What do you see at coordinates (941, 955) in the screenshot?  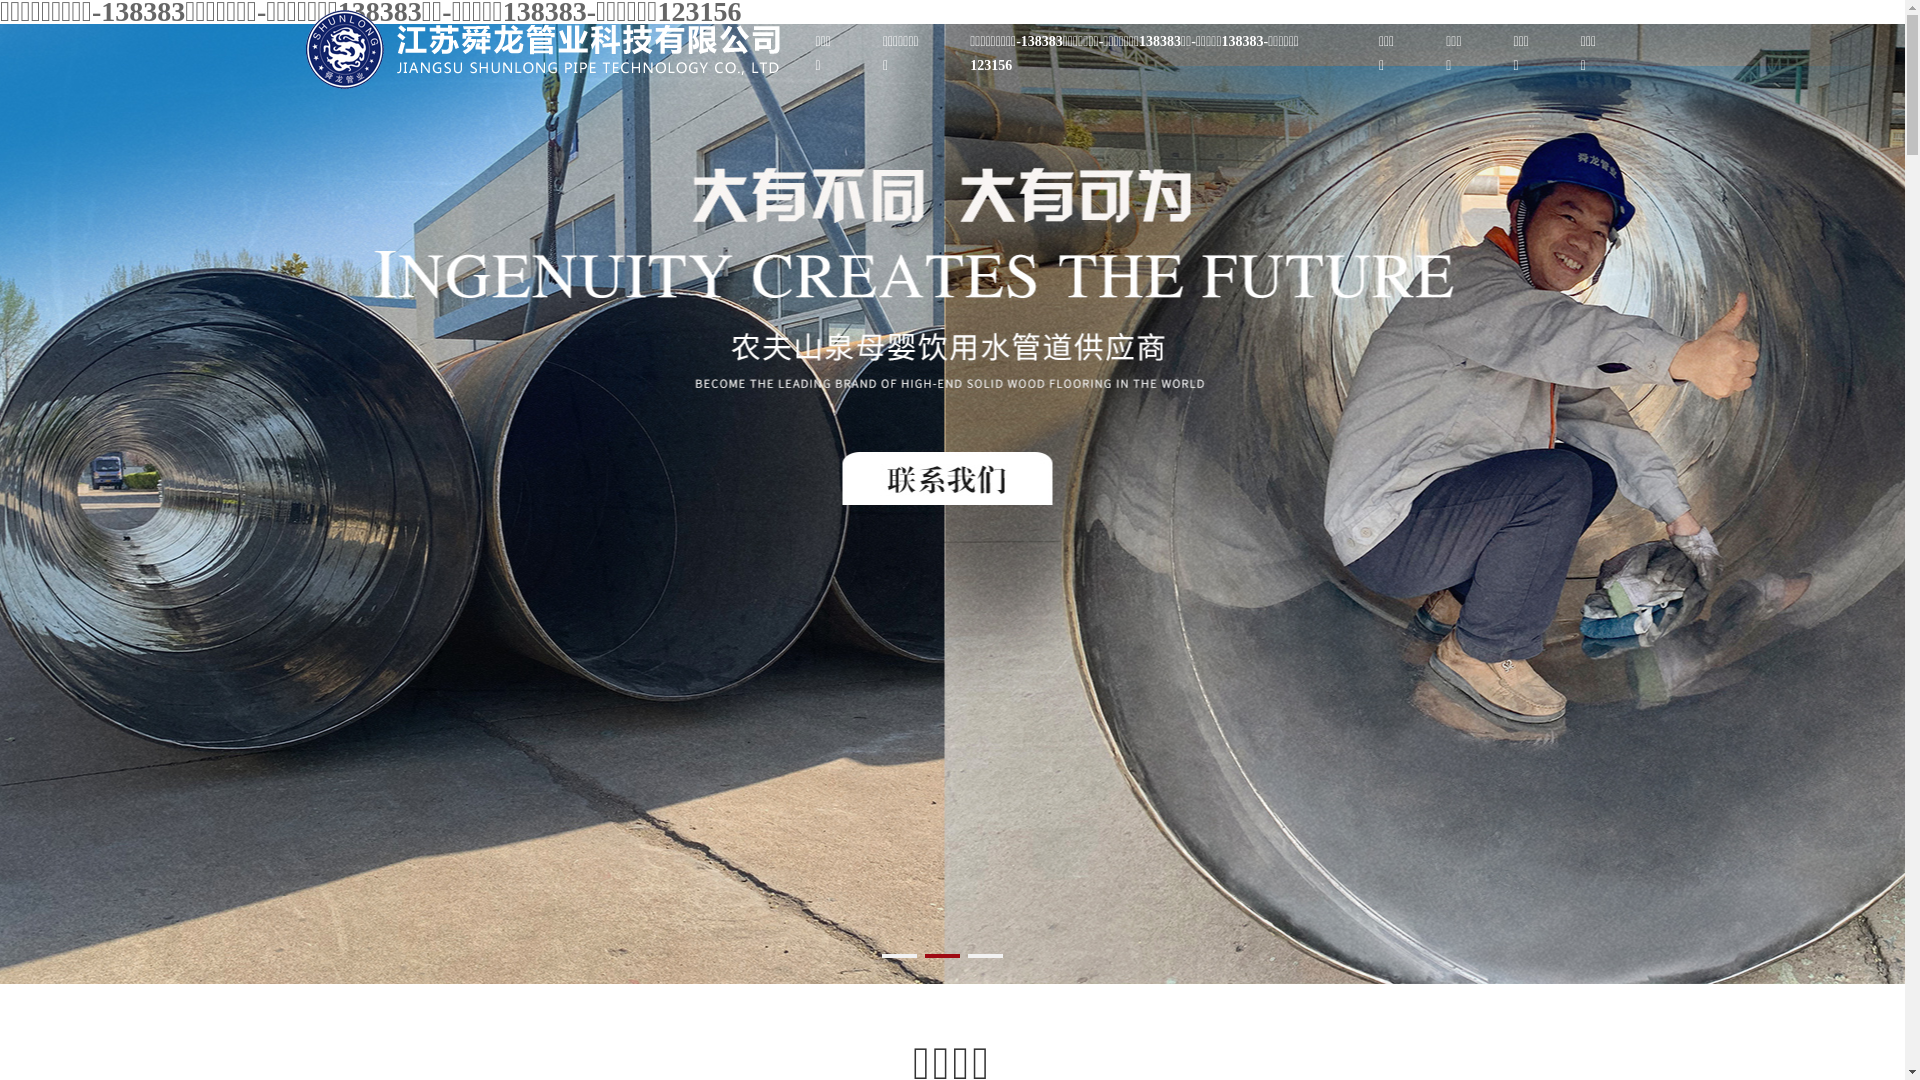 I see `'2'` at bounding box center [941, 955].